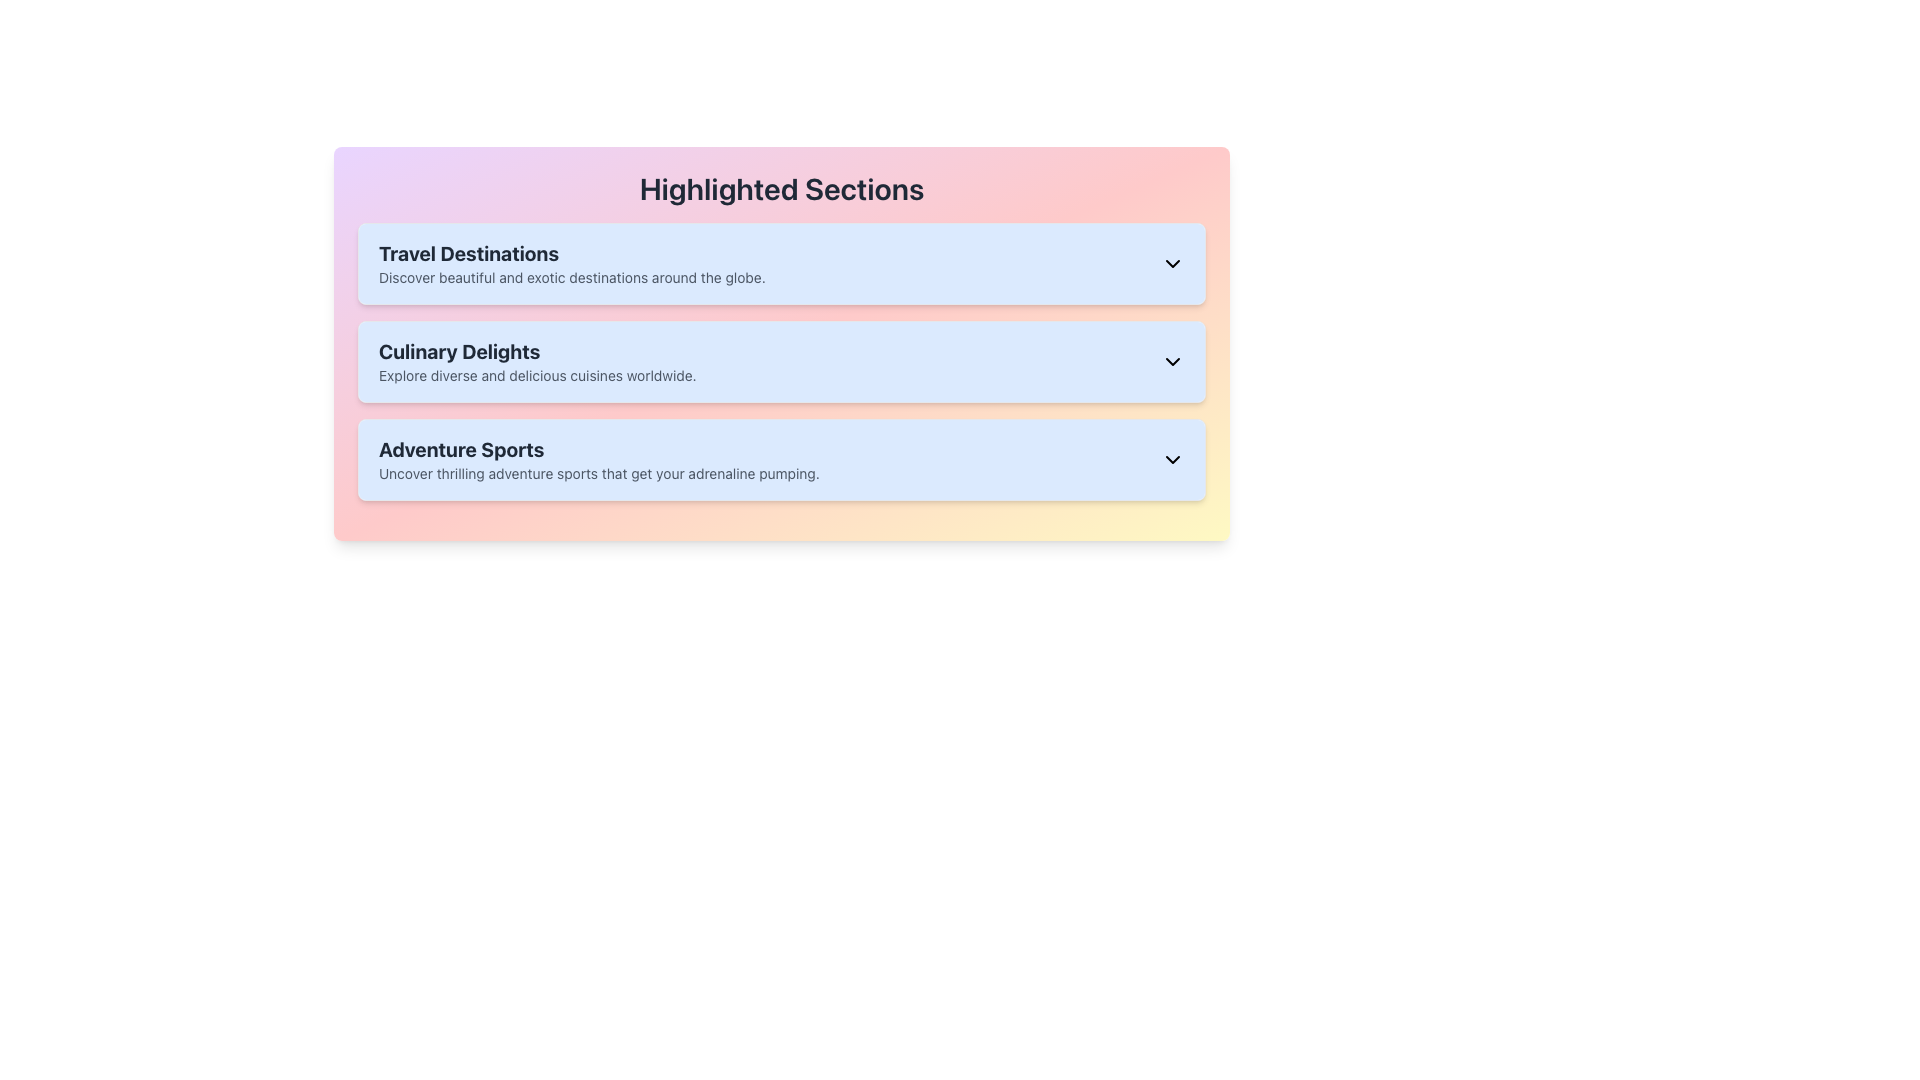  What do you see at coordinates (537, 362) in the screenshot?
I see `the text block titled 'Culinary Delights' which contains a subtitle 'Explore diverse and delicious cuisines worldwide.'` at bounding box center [537, 362].